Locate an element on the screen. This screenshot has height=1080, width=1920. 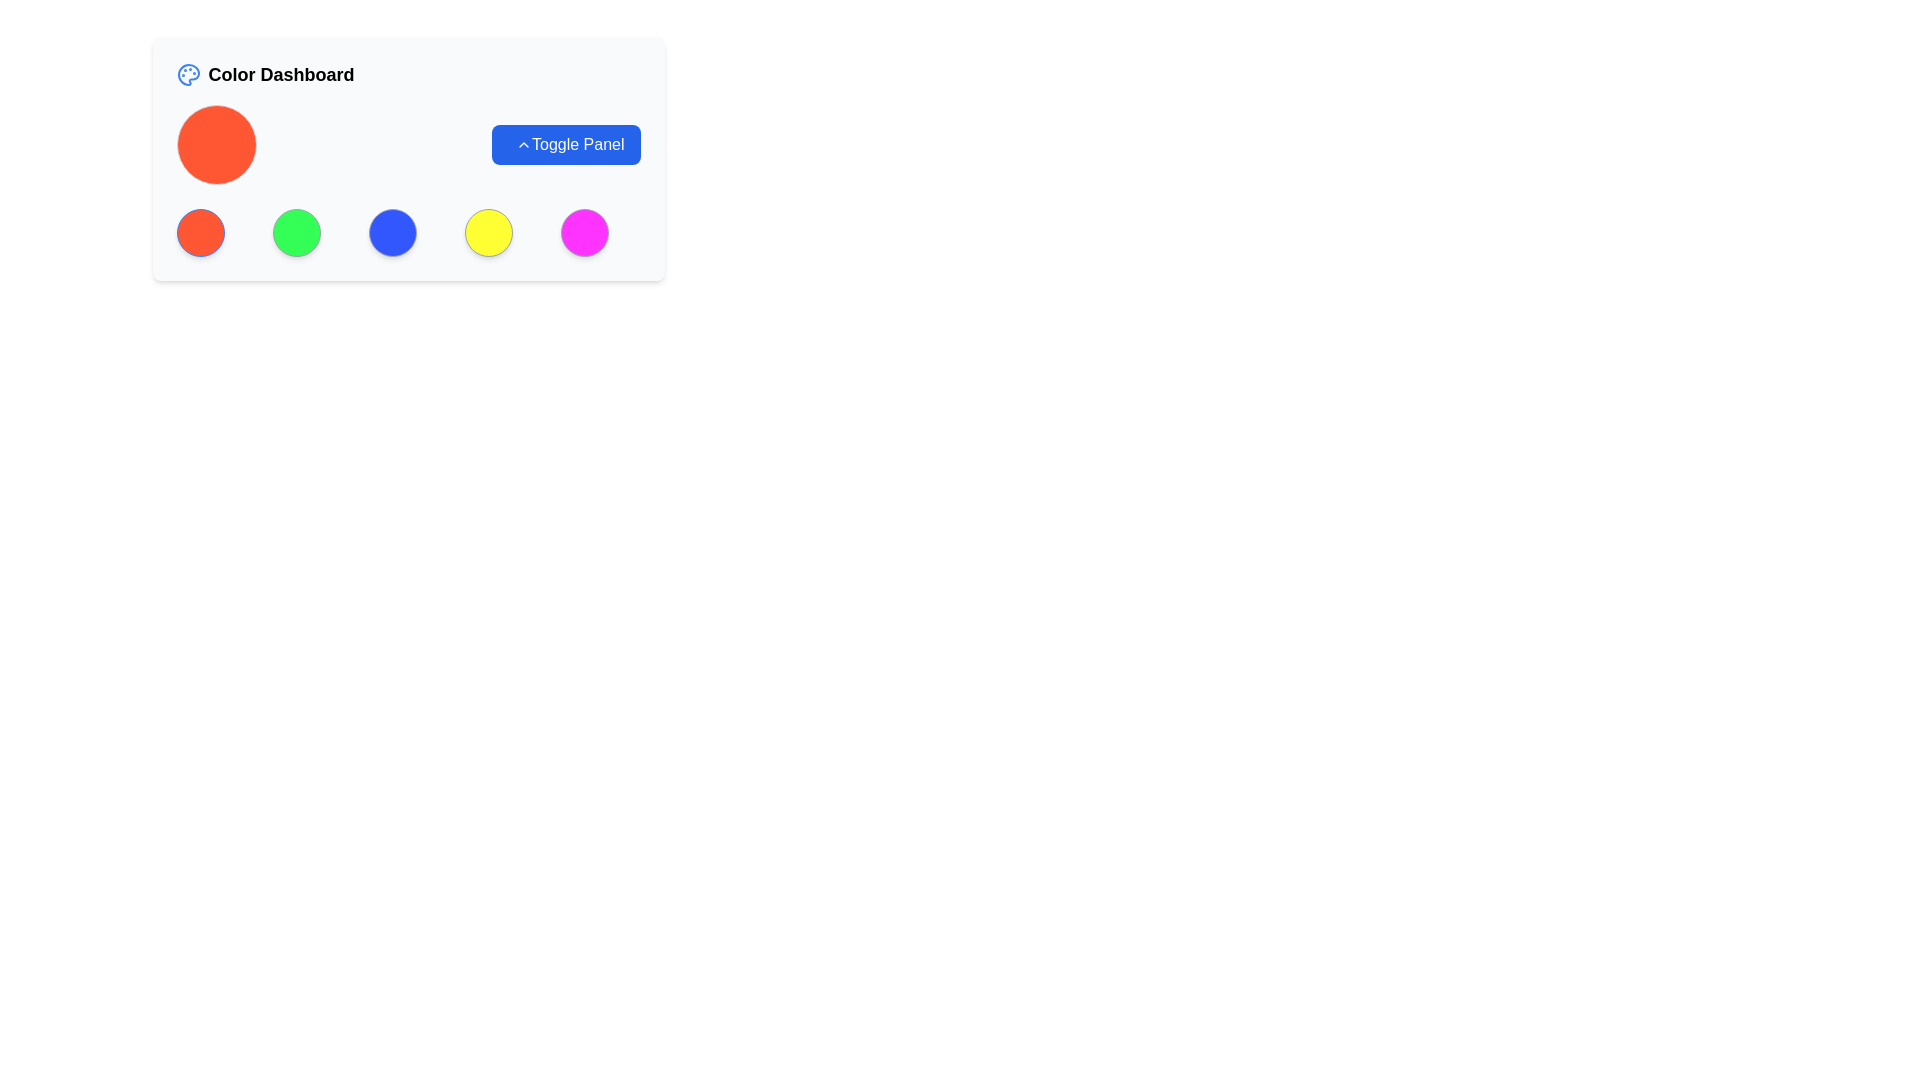
the fourth button in a horizontal row of five buttons is located at coordinates (488, 231).